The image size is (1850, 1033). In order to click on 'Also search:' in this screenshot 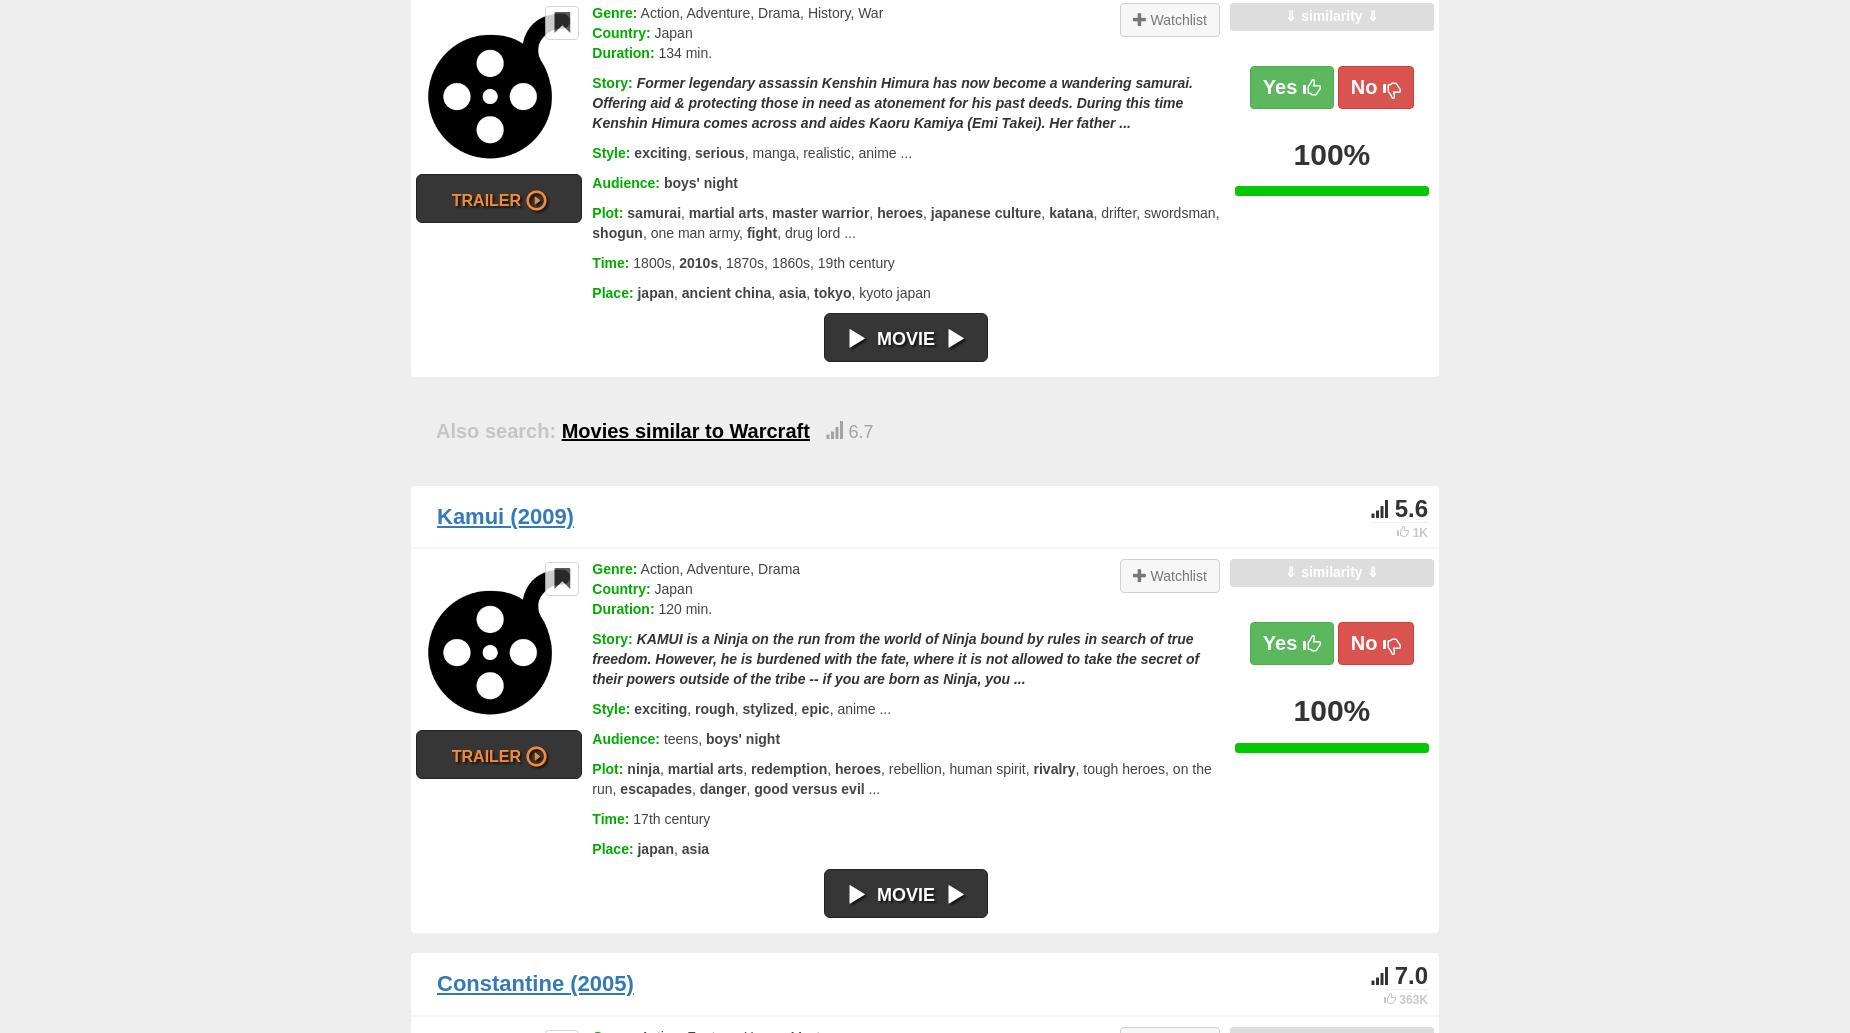, I will do `click(495, 430)`.